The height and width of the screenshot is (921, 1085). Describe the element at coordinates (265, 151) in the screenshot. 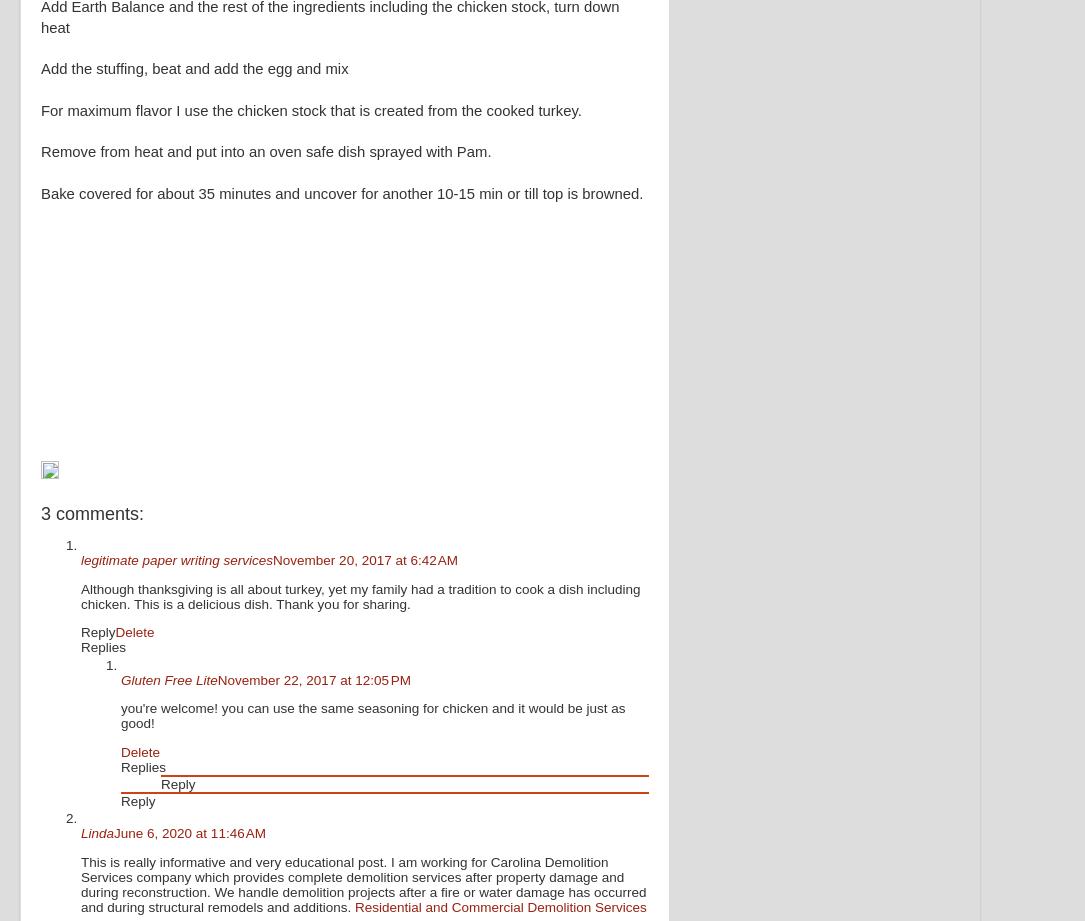

I see `'Remove from heat and put into an oven safe dish sprayed with Pam.'` at that location.